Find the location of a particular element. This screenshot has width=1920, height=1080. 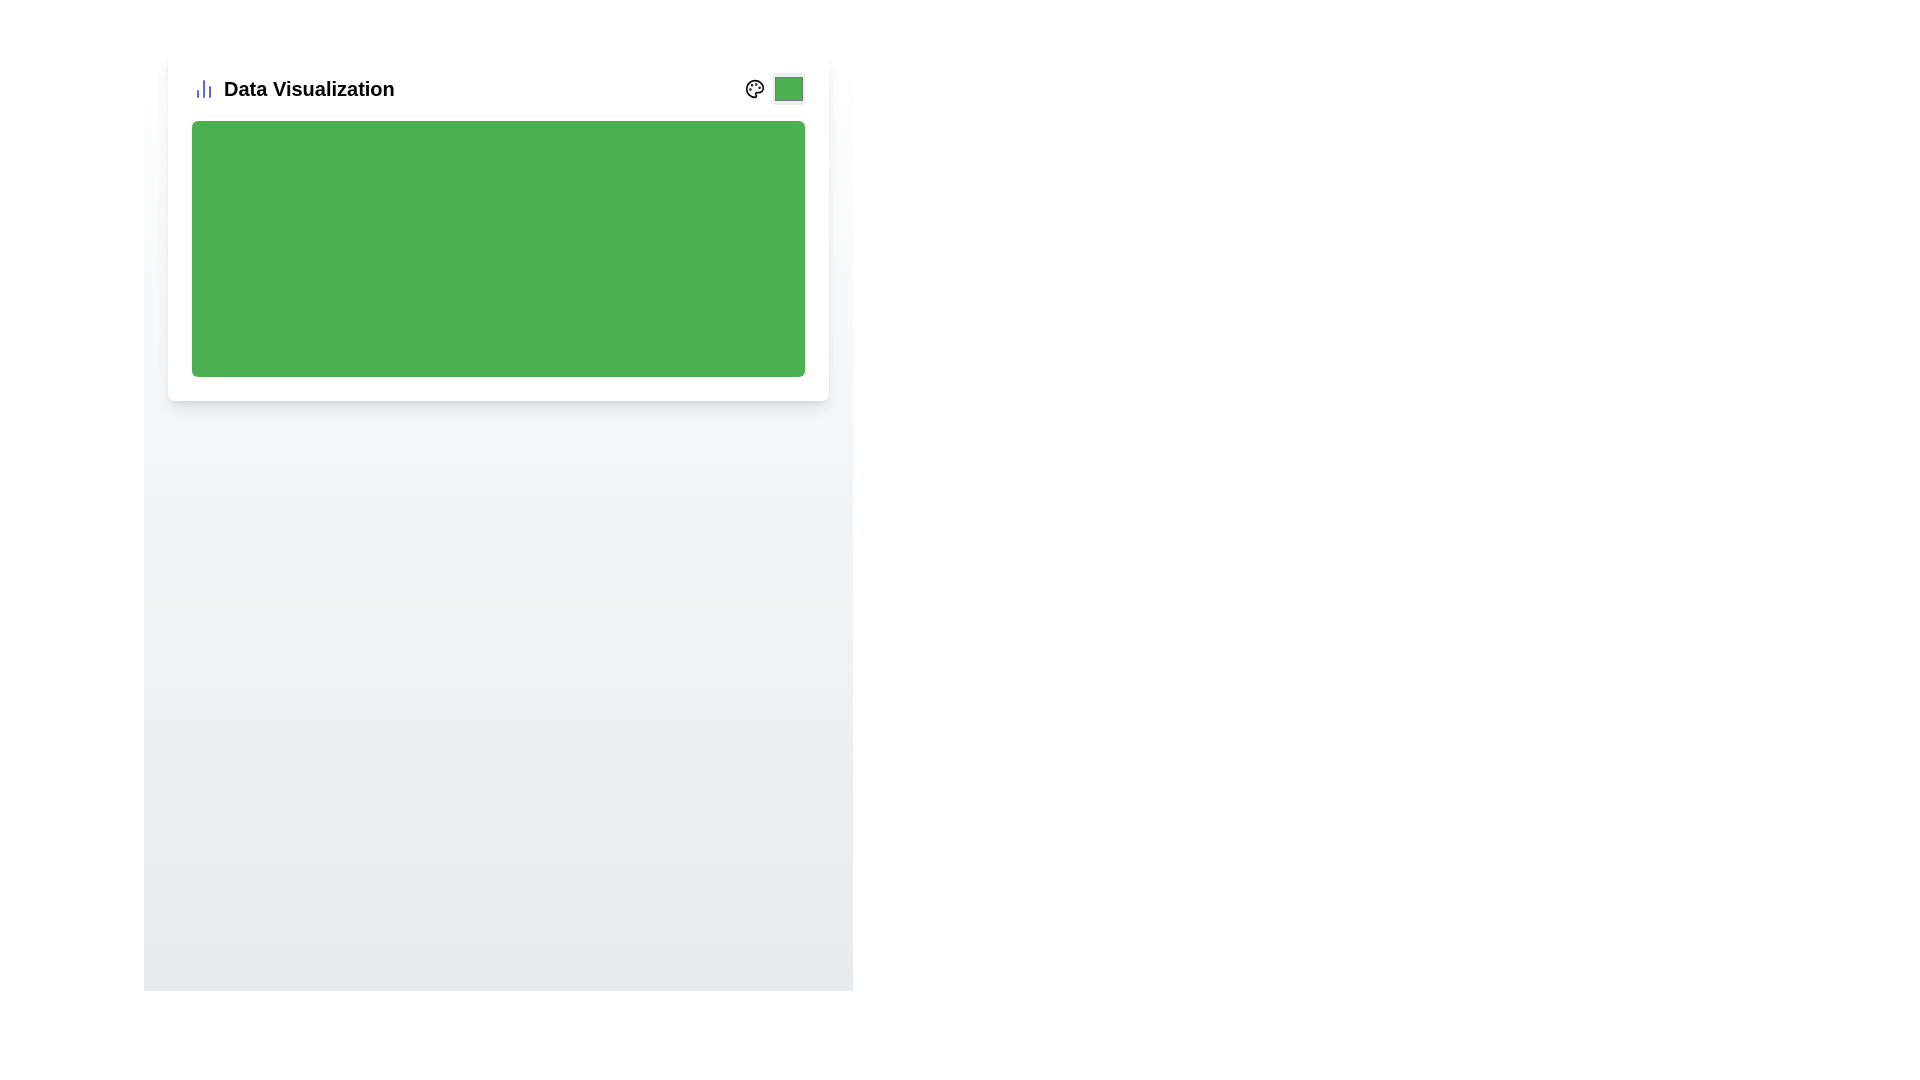

the SVG icon resembling a palette with multiple small circles representing paint colors, which is located to the left of a color picker box in the top-right corner of a card-like section is located at coordinates (753, 87).